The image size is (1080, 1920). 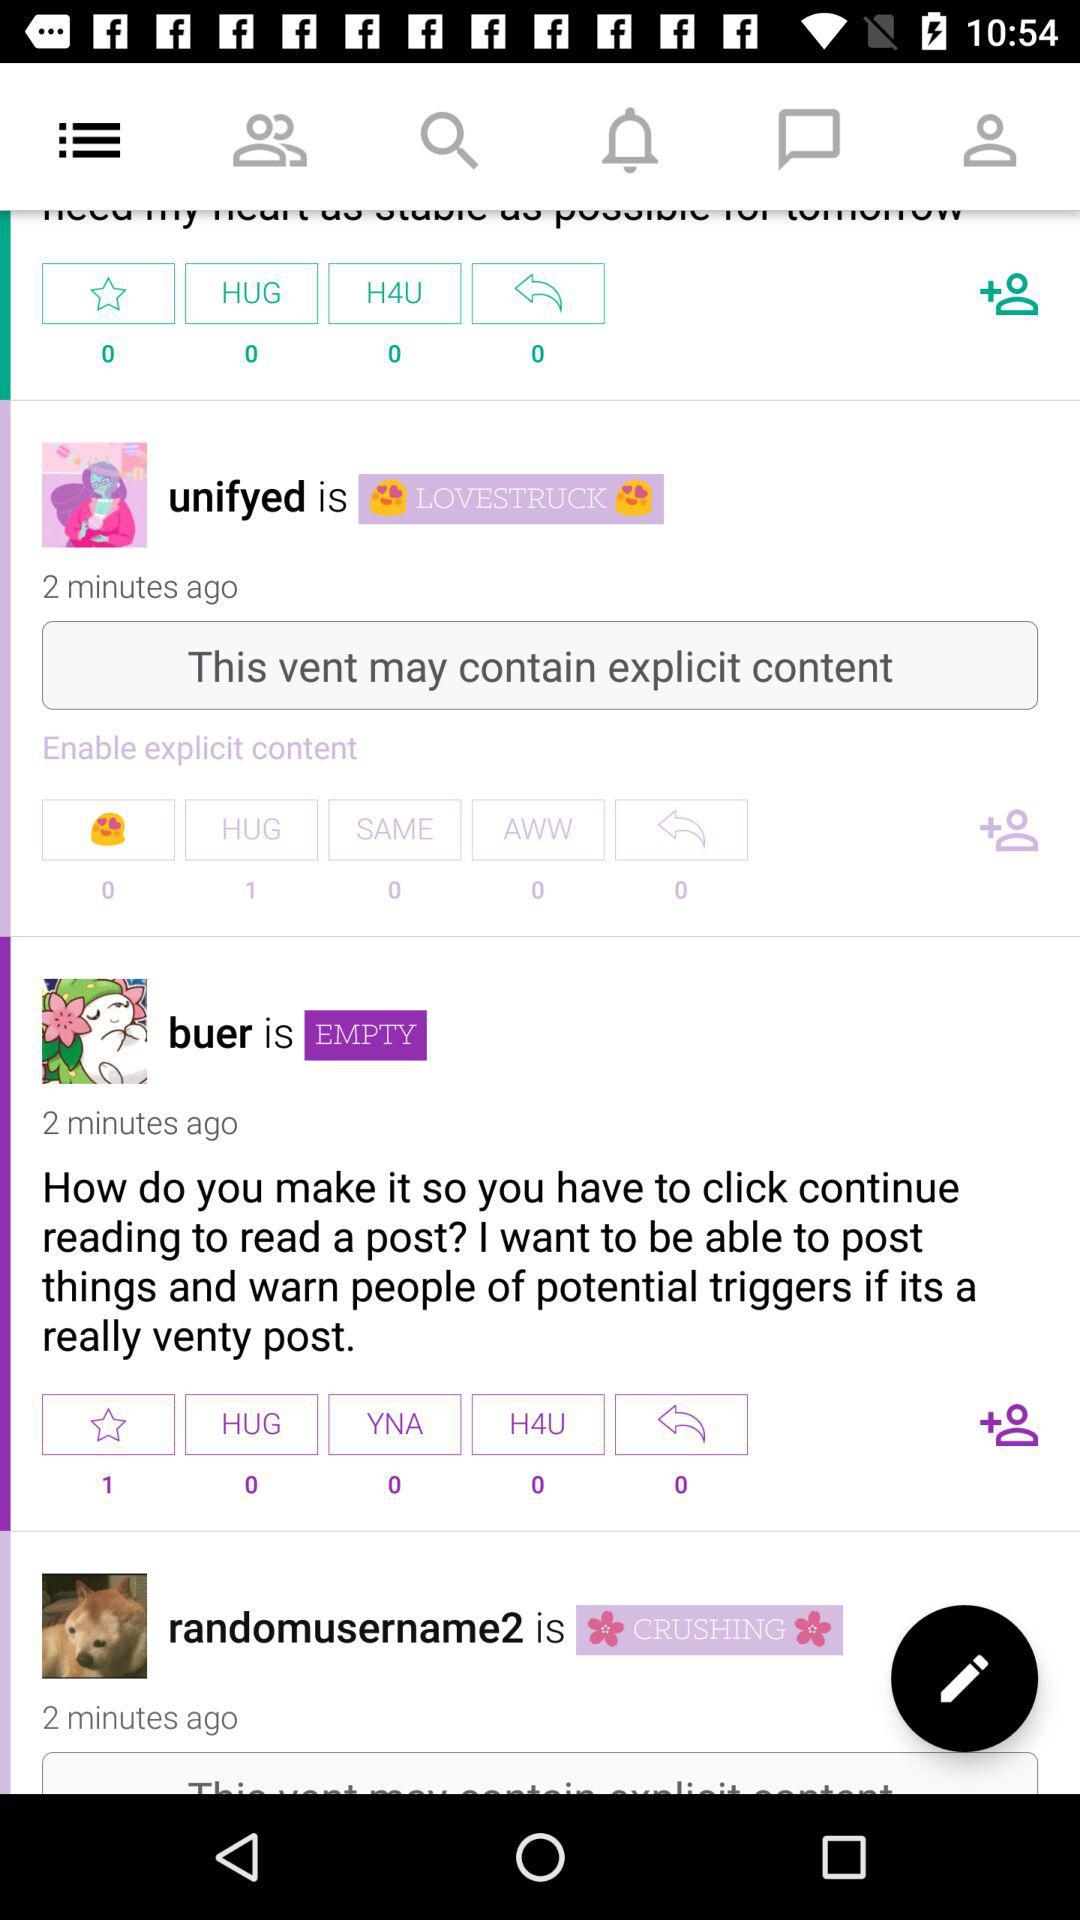 What do you see at coordinates (108, 1423) in the screenshot?
I see `like status` at bounding box center [108, 1423].